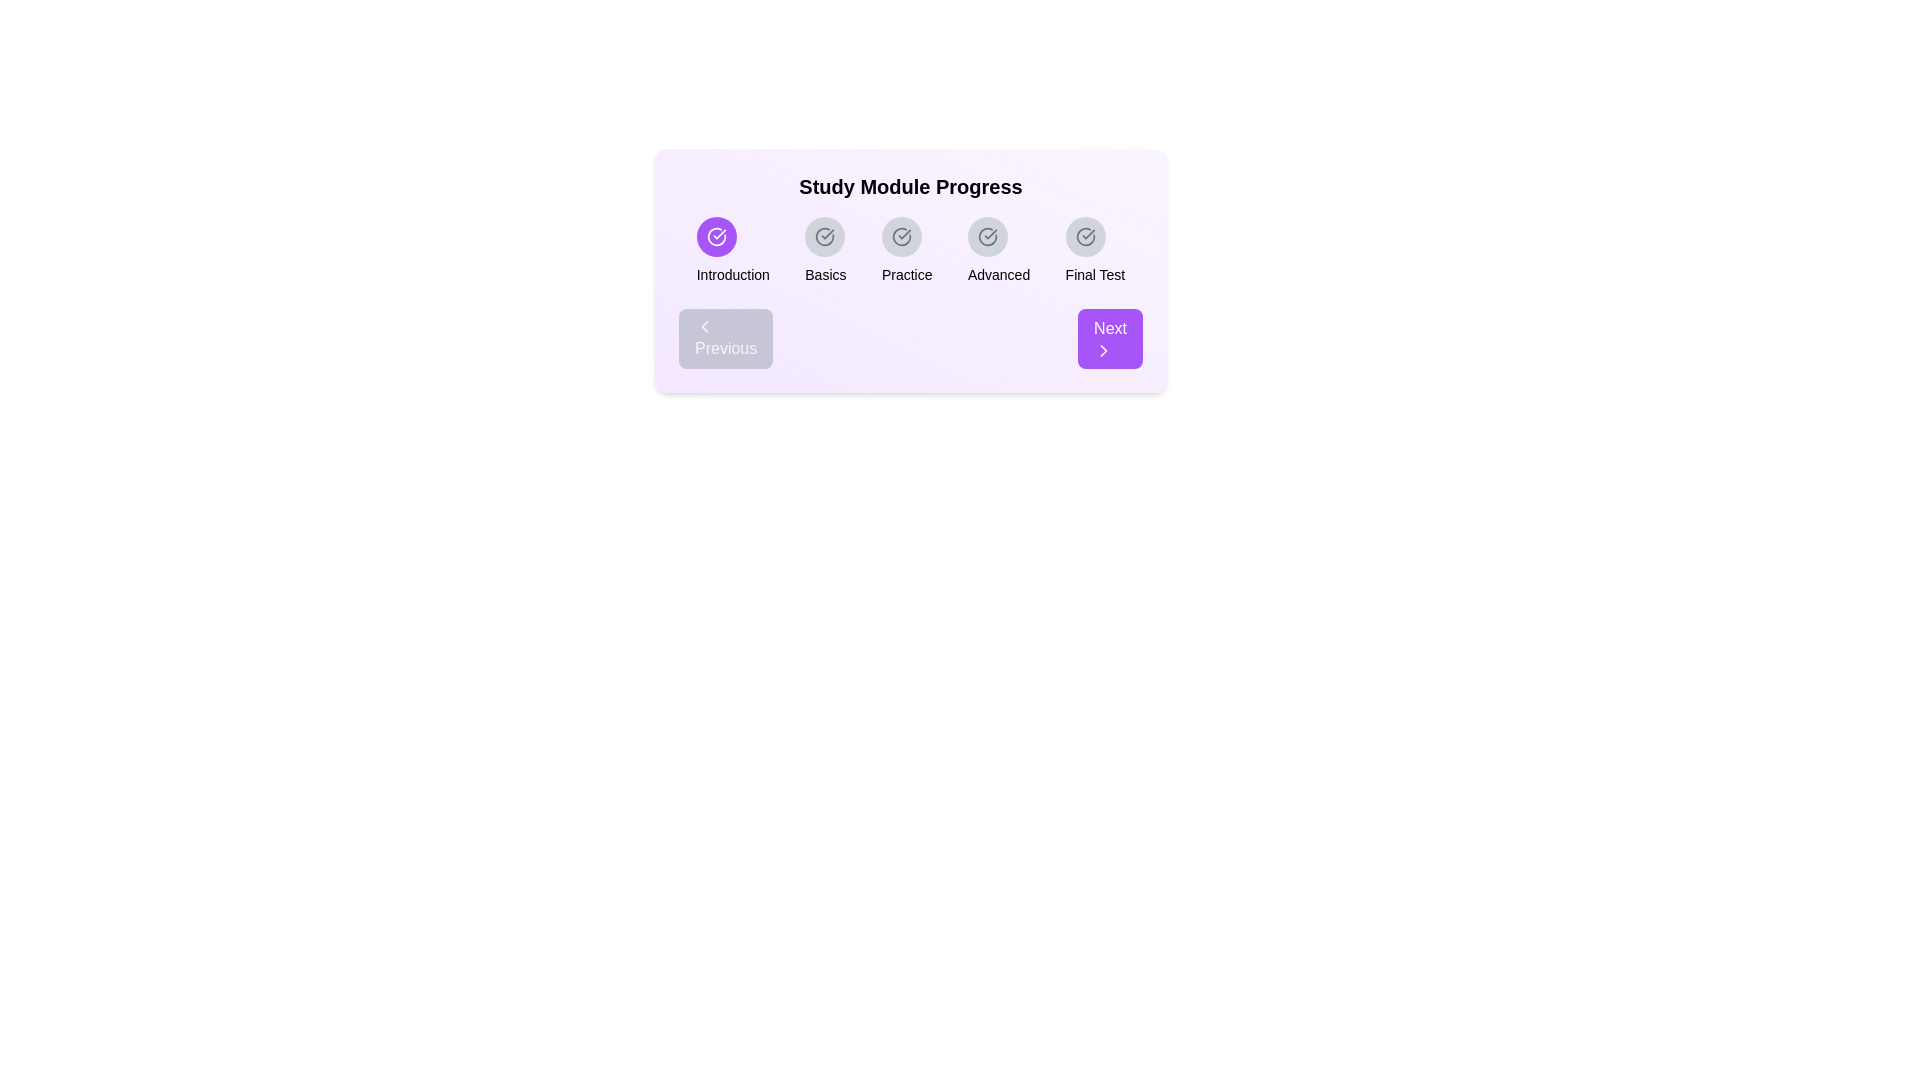 This screenshot has height=1080, width=1920. Describe the element at coordinates (1084, 235) in the screenshot. I see `the rightmost circular icon in the 'Final Test' module progress tracker to signify completion or activation` at that location.